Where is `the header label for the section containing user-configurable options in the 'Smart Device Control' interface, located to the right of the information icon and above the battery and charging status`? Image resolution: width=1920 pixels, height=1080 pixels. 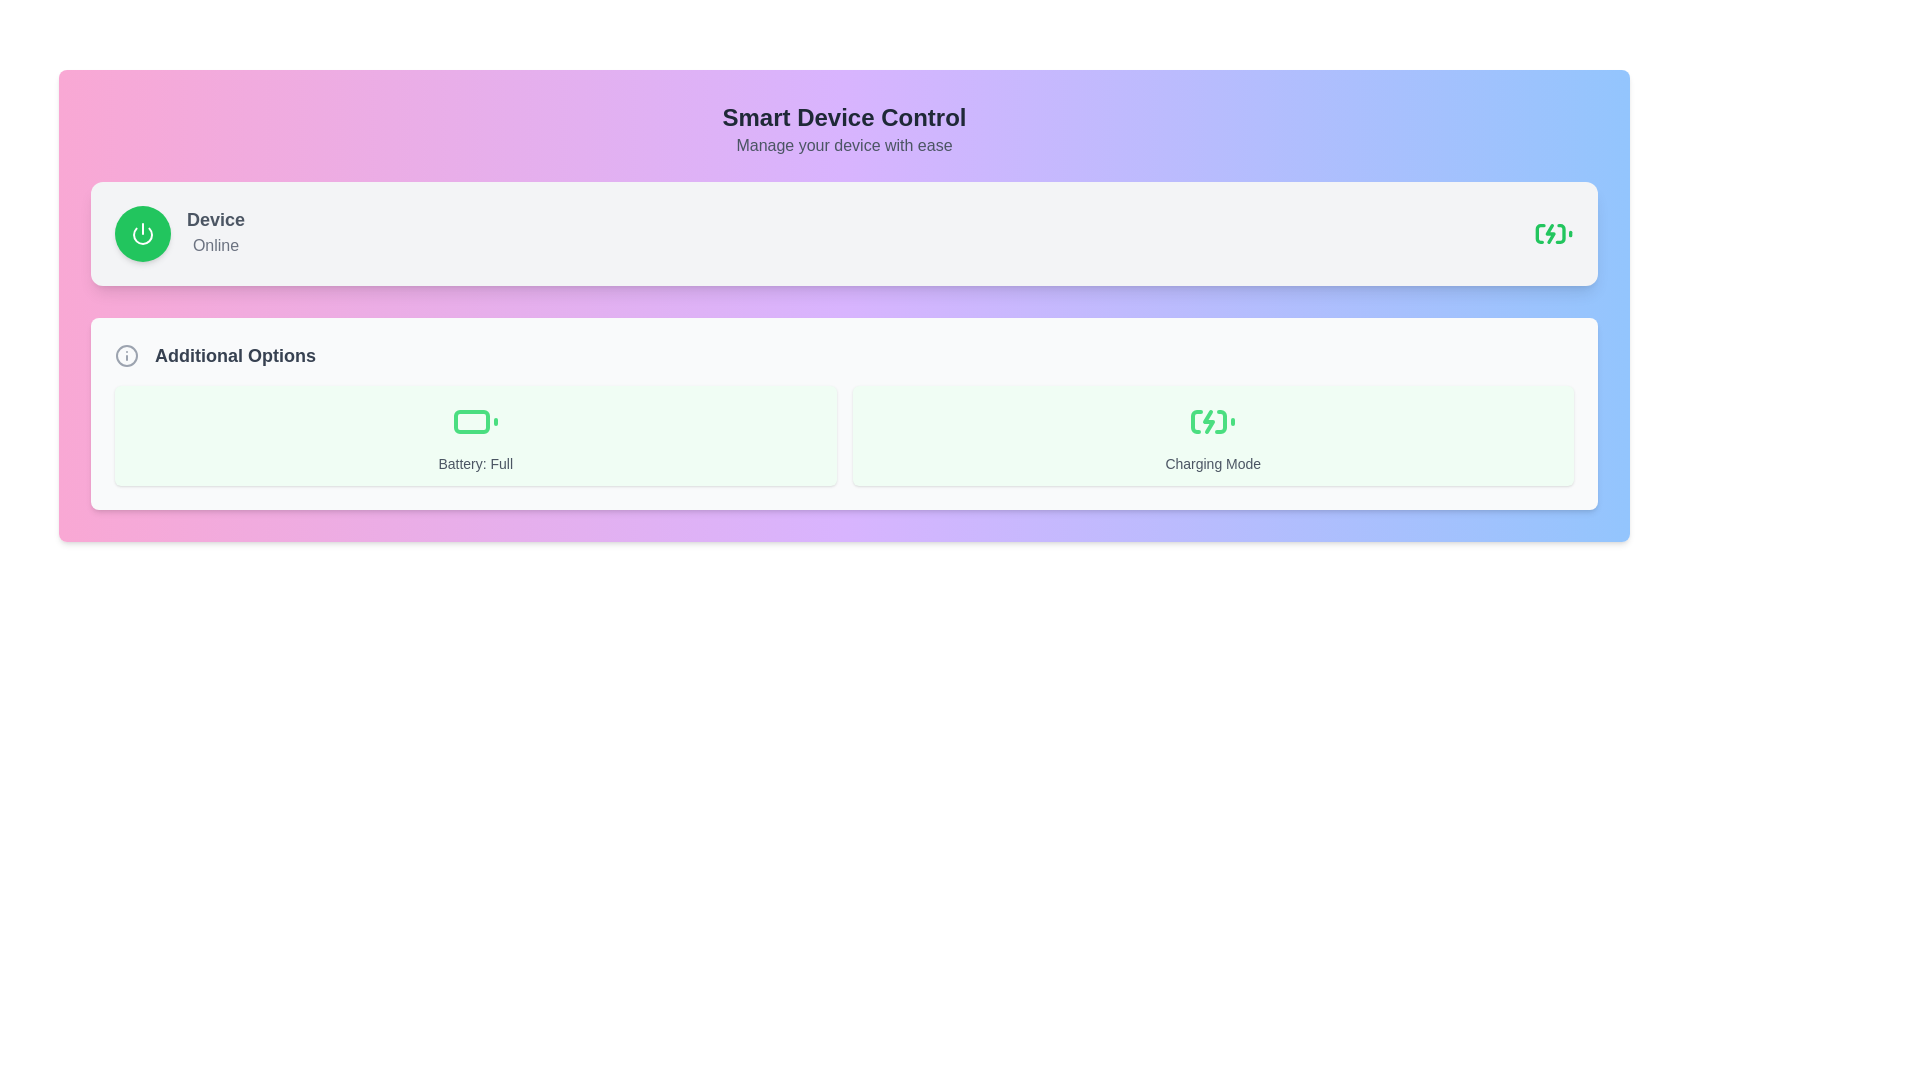
the header label for the section containing user-configurable options in the 'Smart Device Control' interface, located to the right of the information icon and above the battery and charging status is located at coordinates (235, 354).